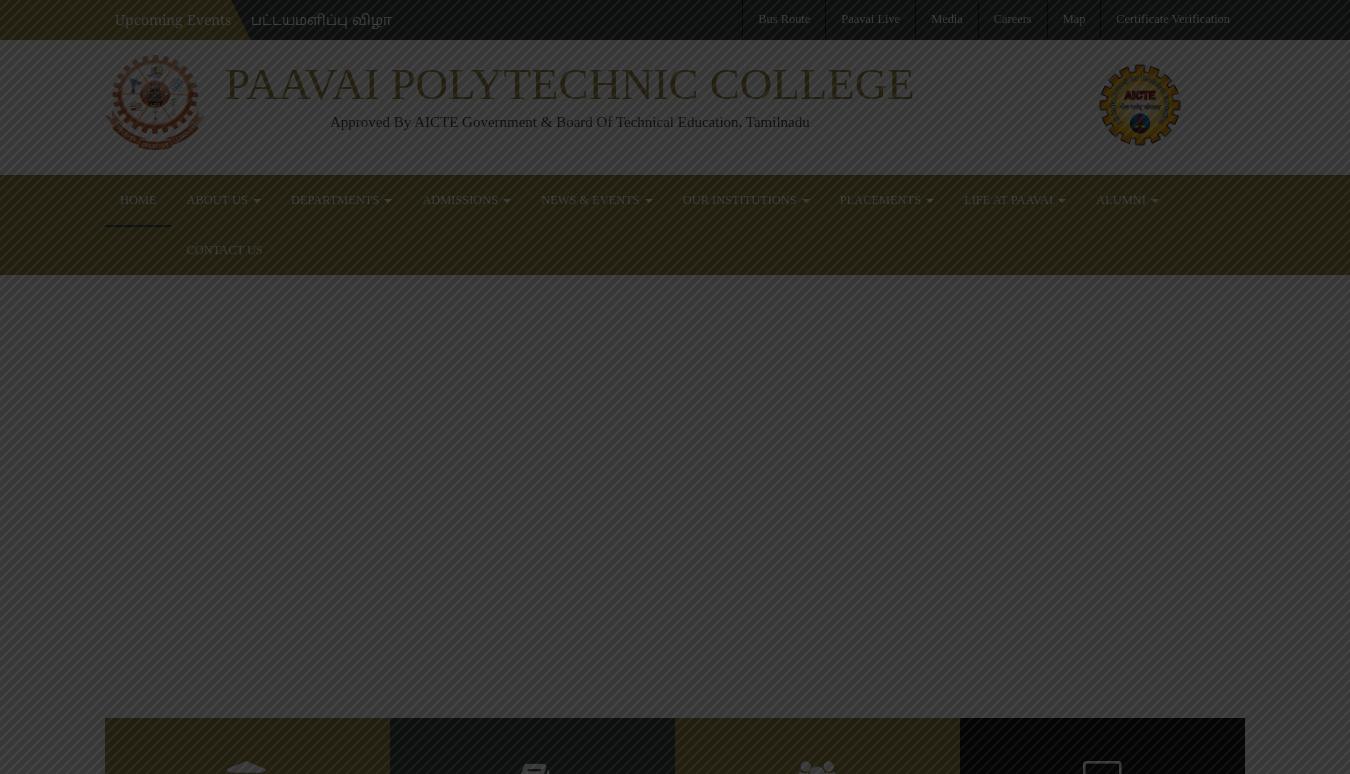 This screenshot has width=1350, height=774. What do you see at coordinates (782, 18) in the screenshot?
I see `'Bus Route'` at bounding box center [782, 18].